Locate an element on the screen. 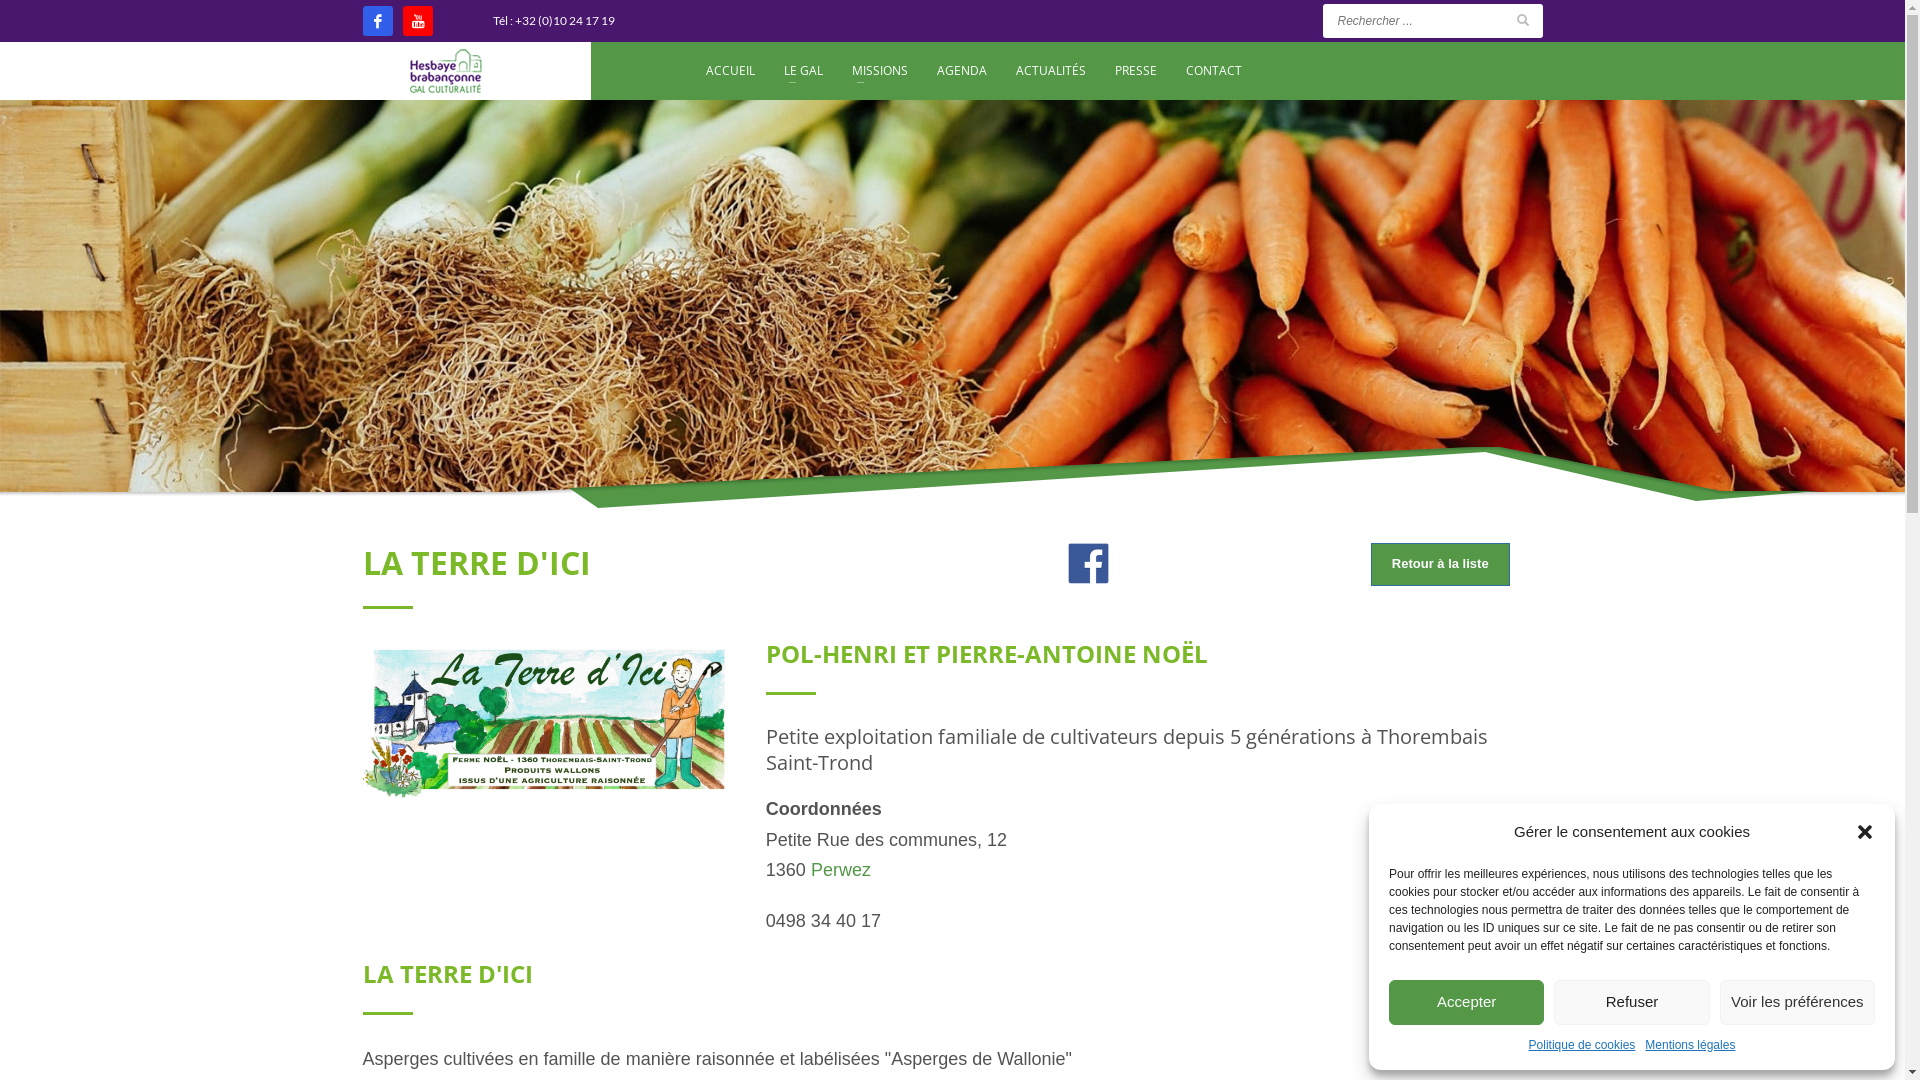 This screenshot has height=1080, width=1920. 'Perwez' is located at coordinates (840, 869).